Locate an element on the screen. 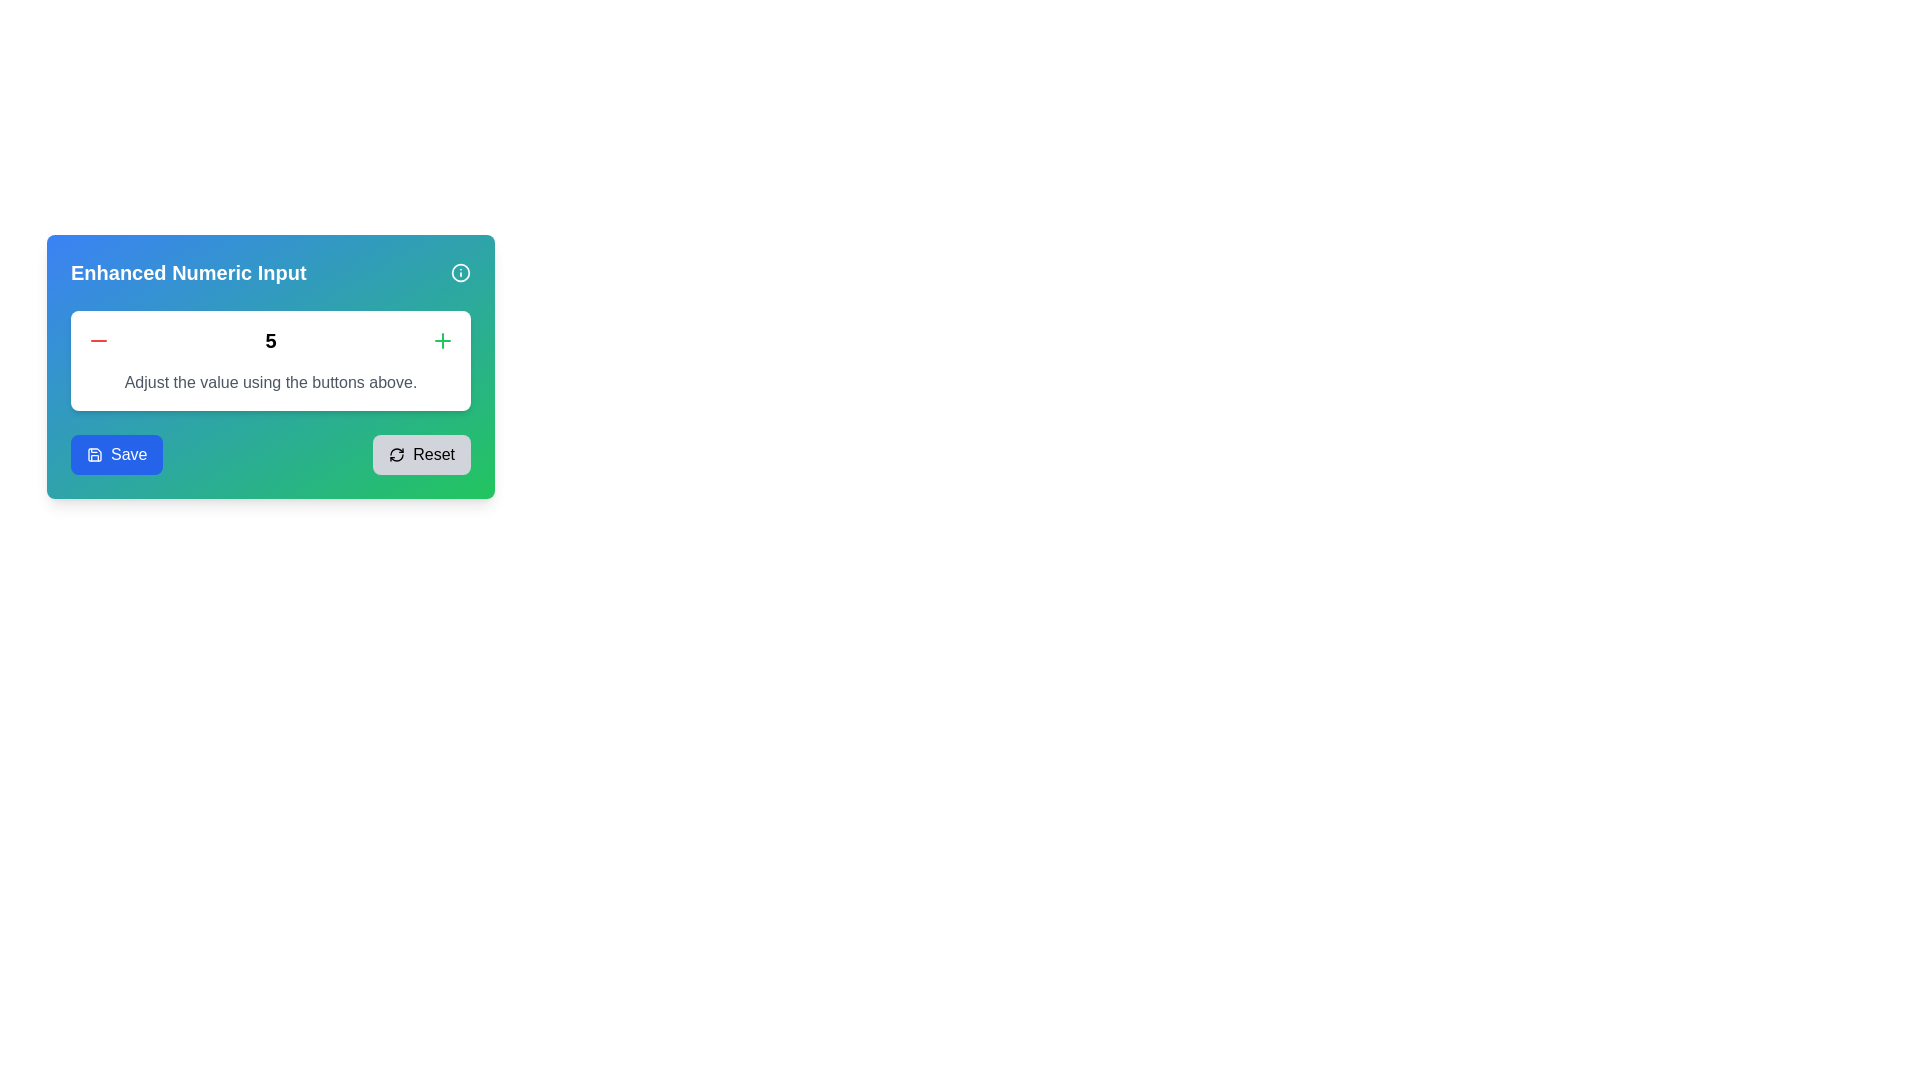 The height and width of the screenshot is (1080, 1920). the section title is located at coordinates (269, 273).